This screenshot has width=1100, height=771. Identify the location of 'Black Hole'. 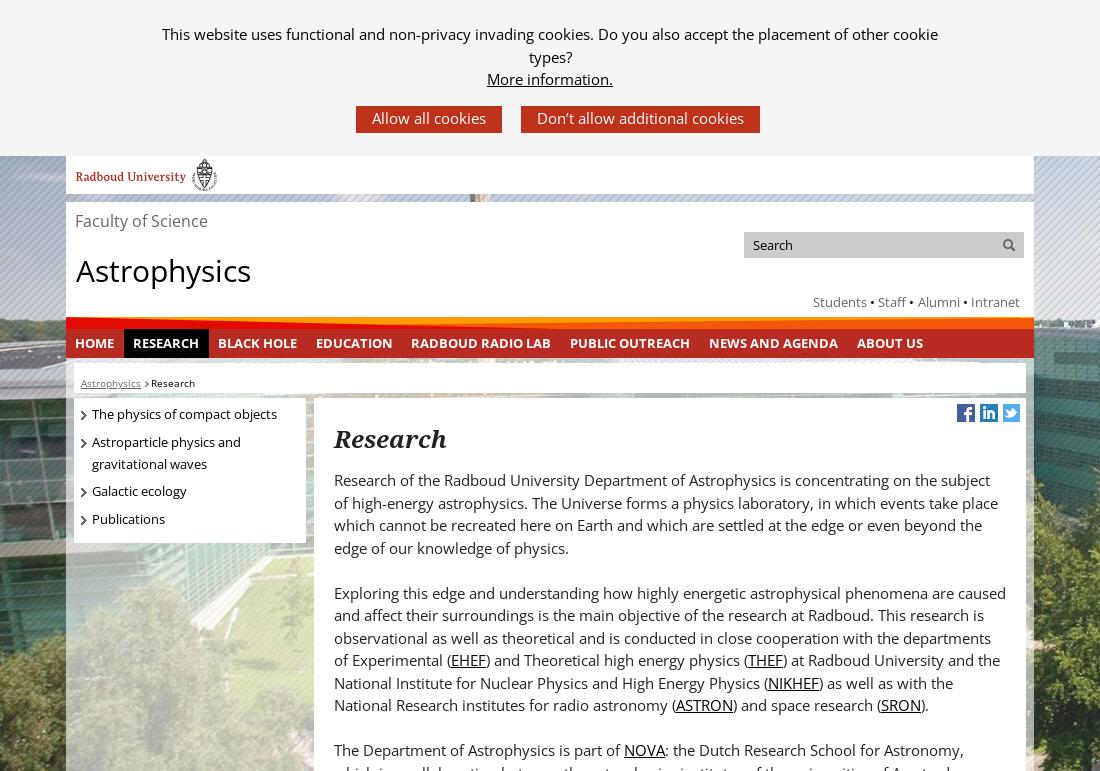
(256, 342).